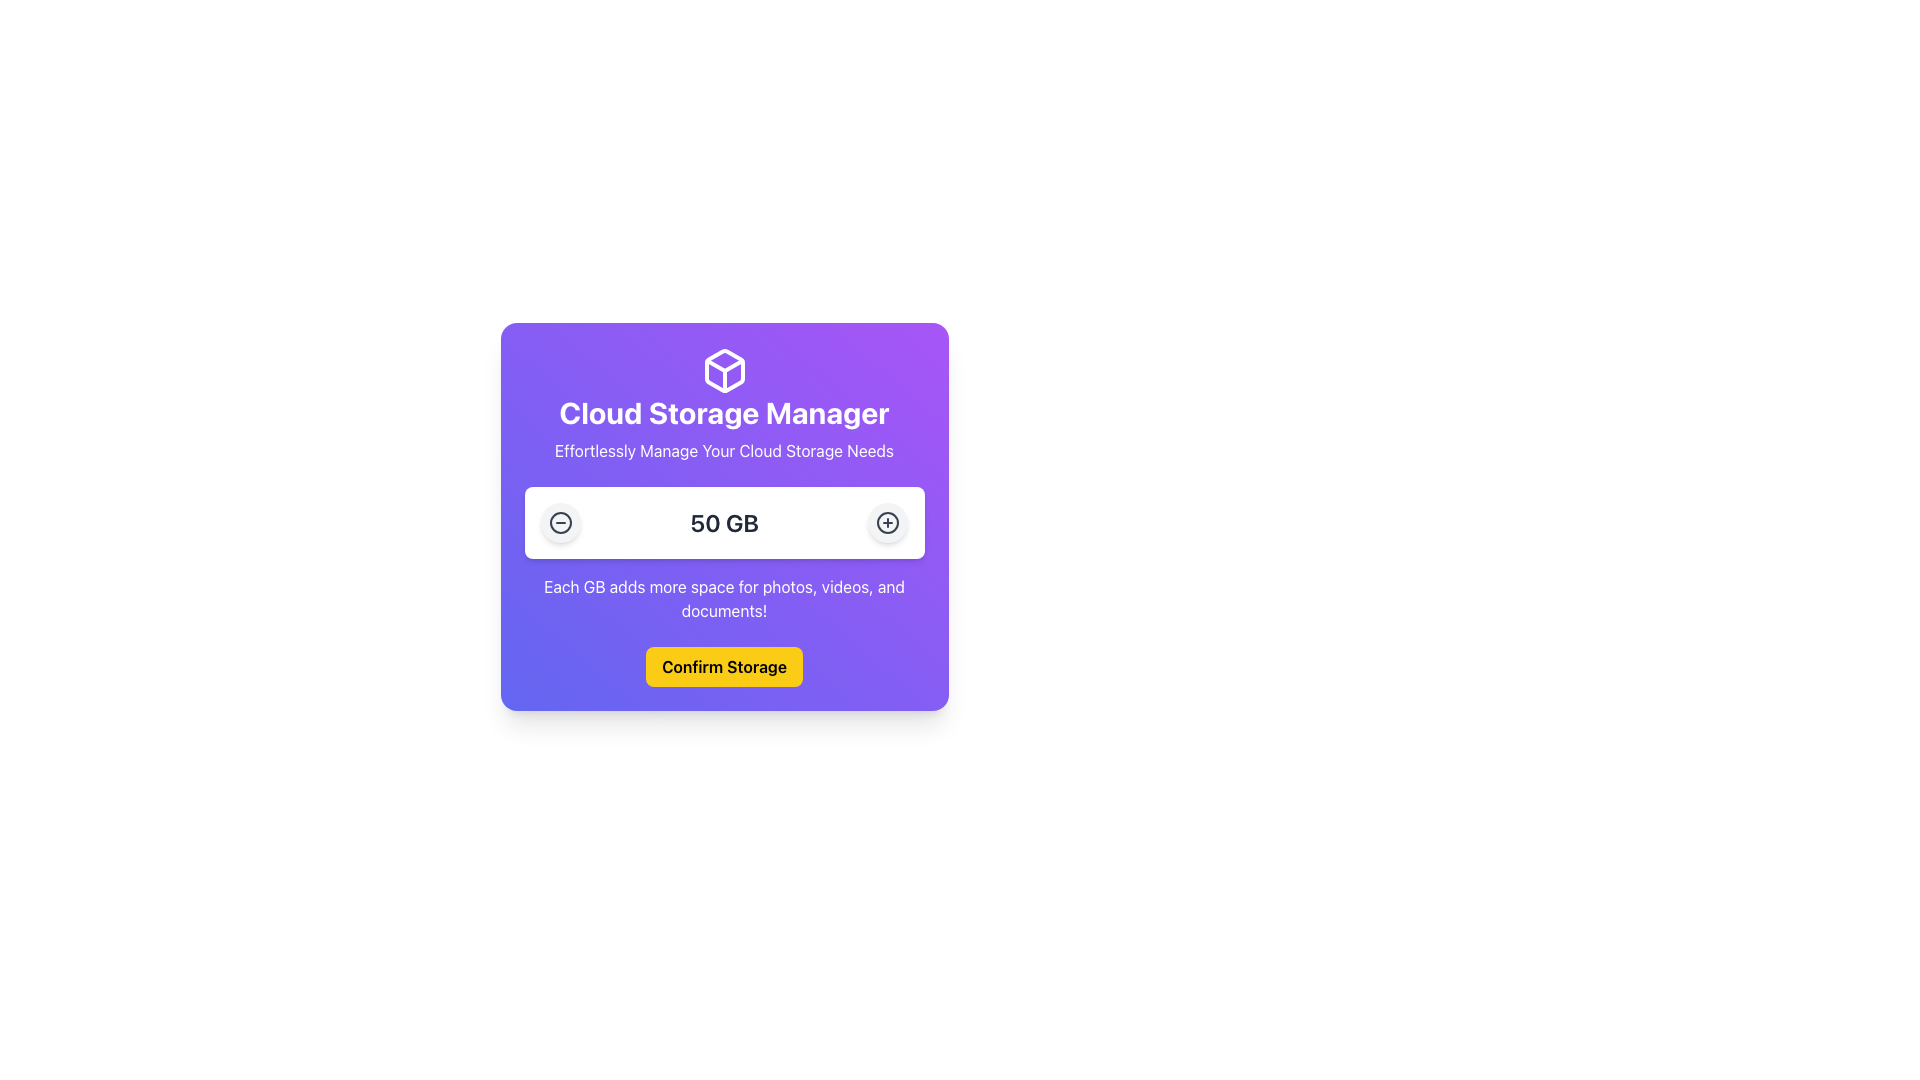 Image resolution: width=1920 pixels, height=1080 pixels. What do you see at coordinates (723, 522) in the screenshot?
I see `the Selection and display panel located at the center of the 'Cloud Storage Manager' card, which displays the selected storage amount and allows users to adjust the value` at bounding box center [723, 522].